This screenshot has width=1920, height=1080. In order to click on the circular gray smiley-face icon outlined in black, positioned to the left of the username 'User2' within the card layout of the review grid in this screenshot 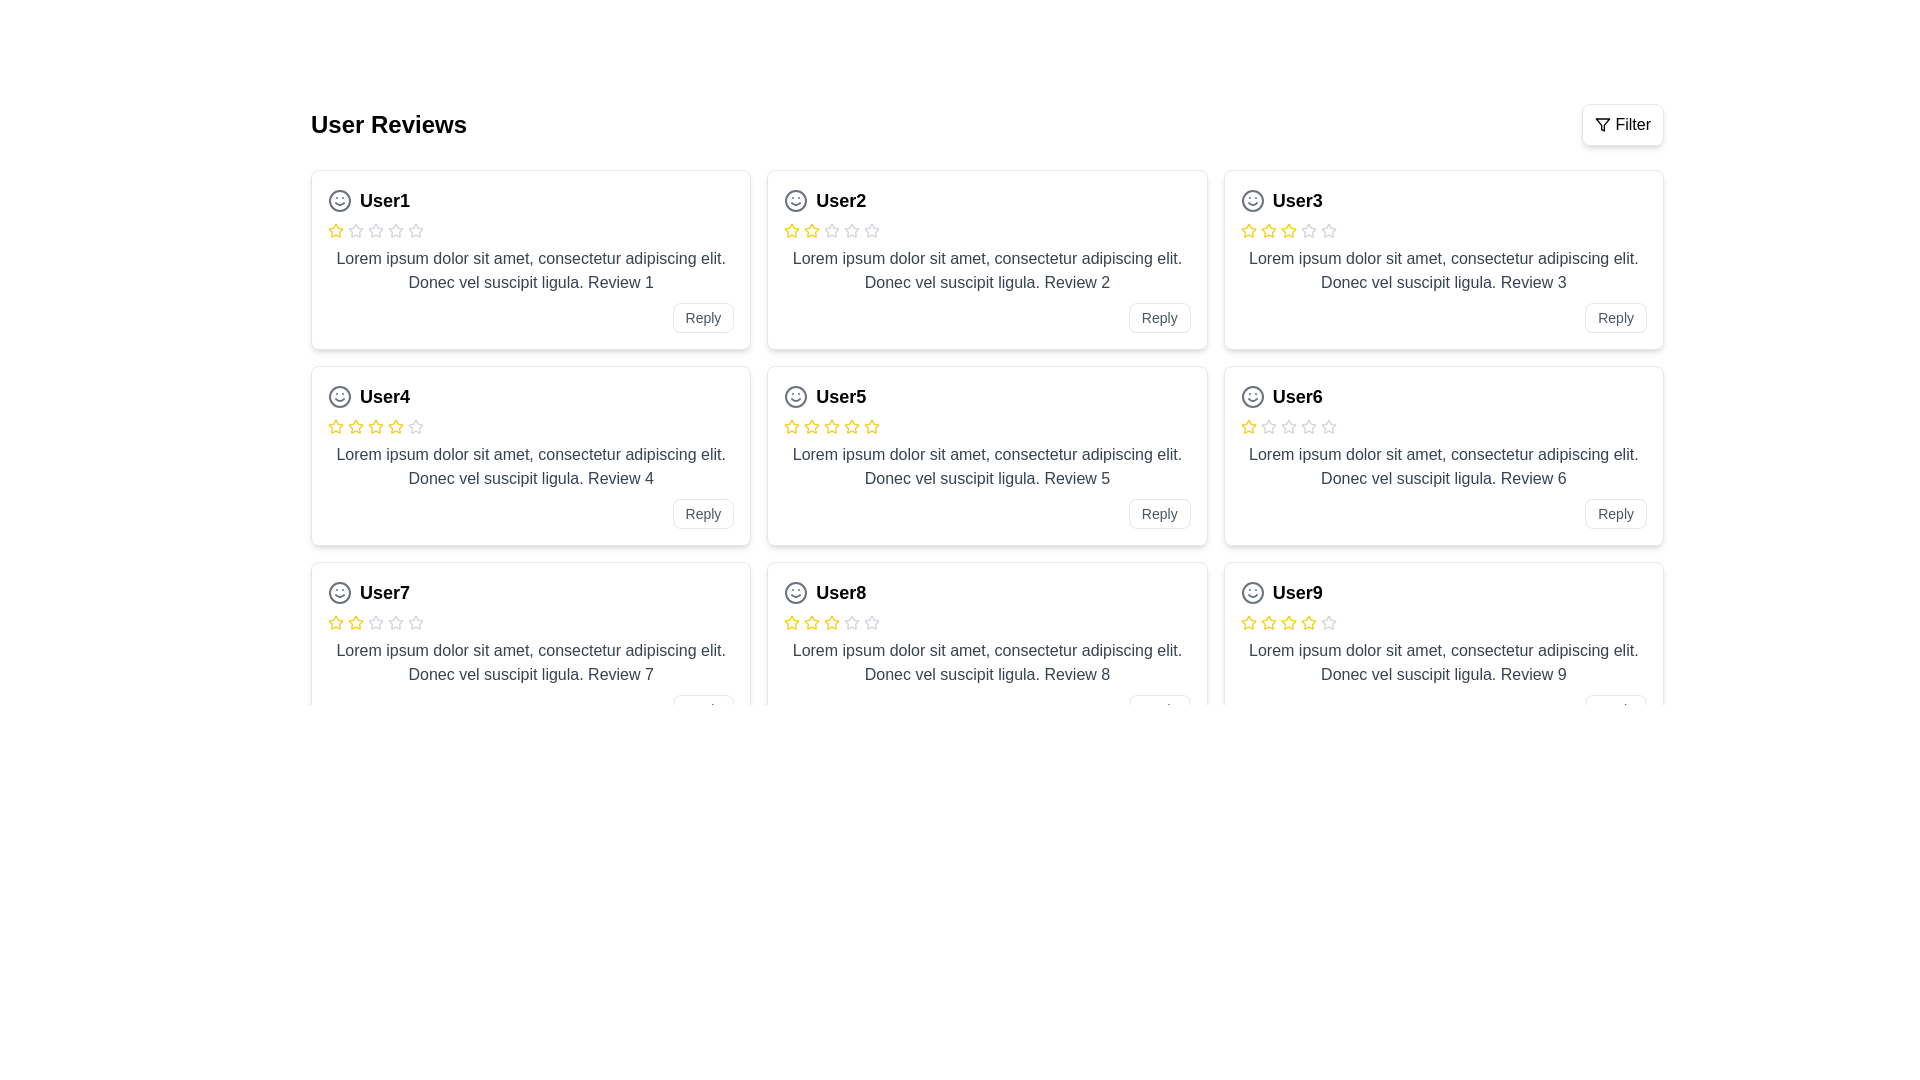, I will do `click(795, 200)`.